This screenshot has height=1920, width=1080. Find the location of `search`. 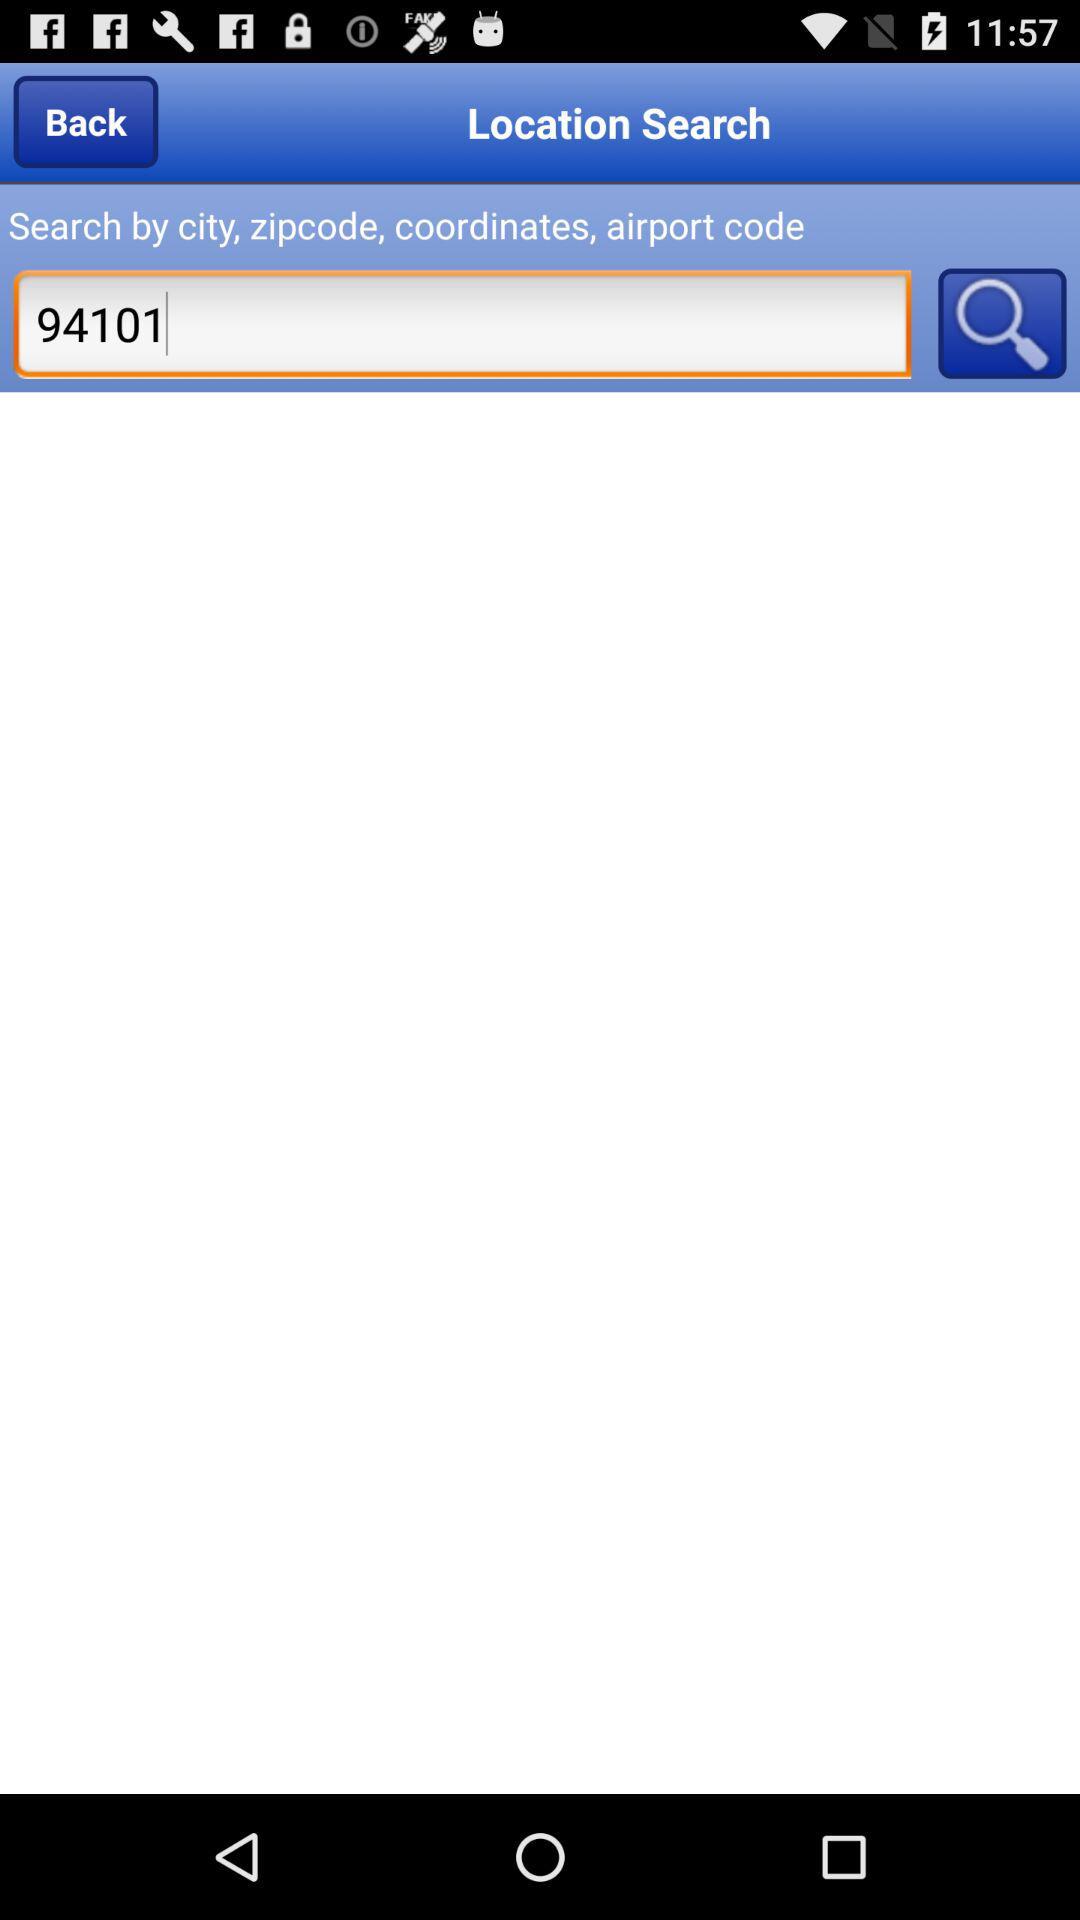

search is located at coordinates (1002, 323).